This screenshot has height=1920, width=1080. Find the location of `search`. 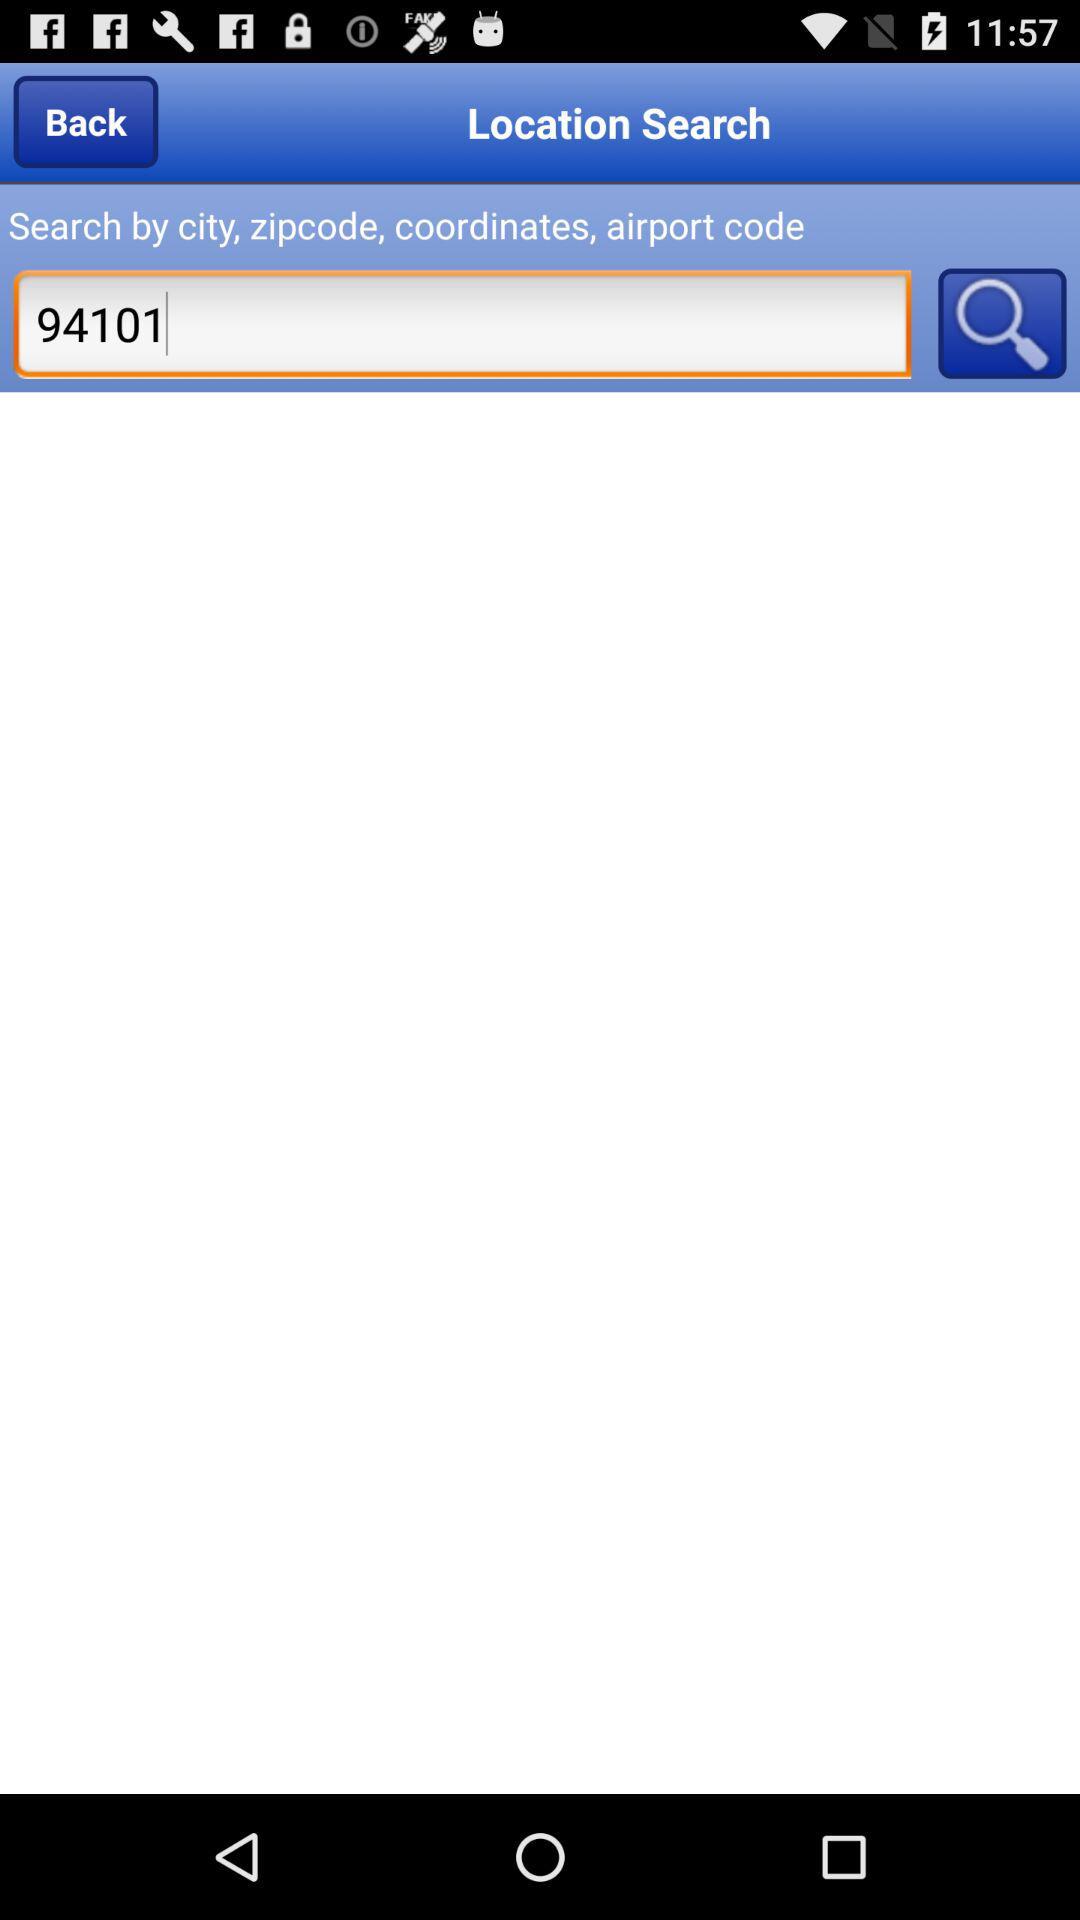

search is located at coordinates (1002, 323).